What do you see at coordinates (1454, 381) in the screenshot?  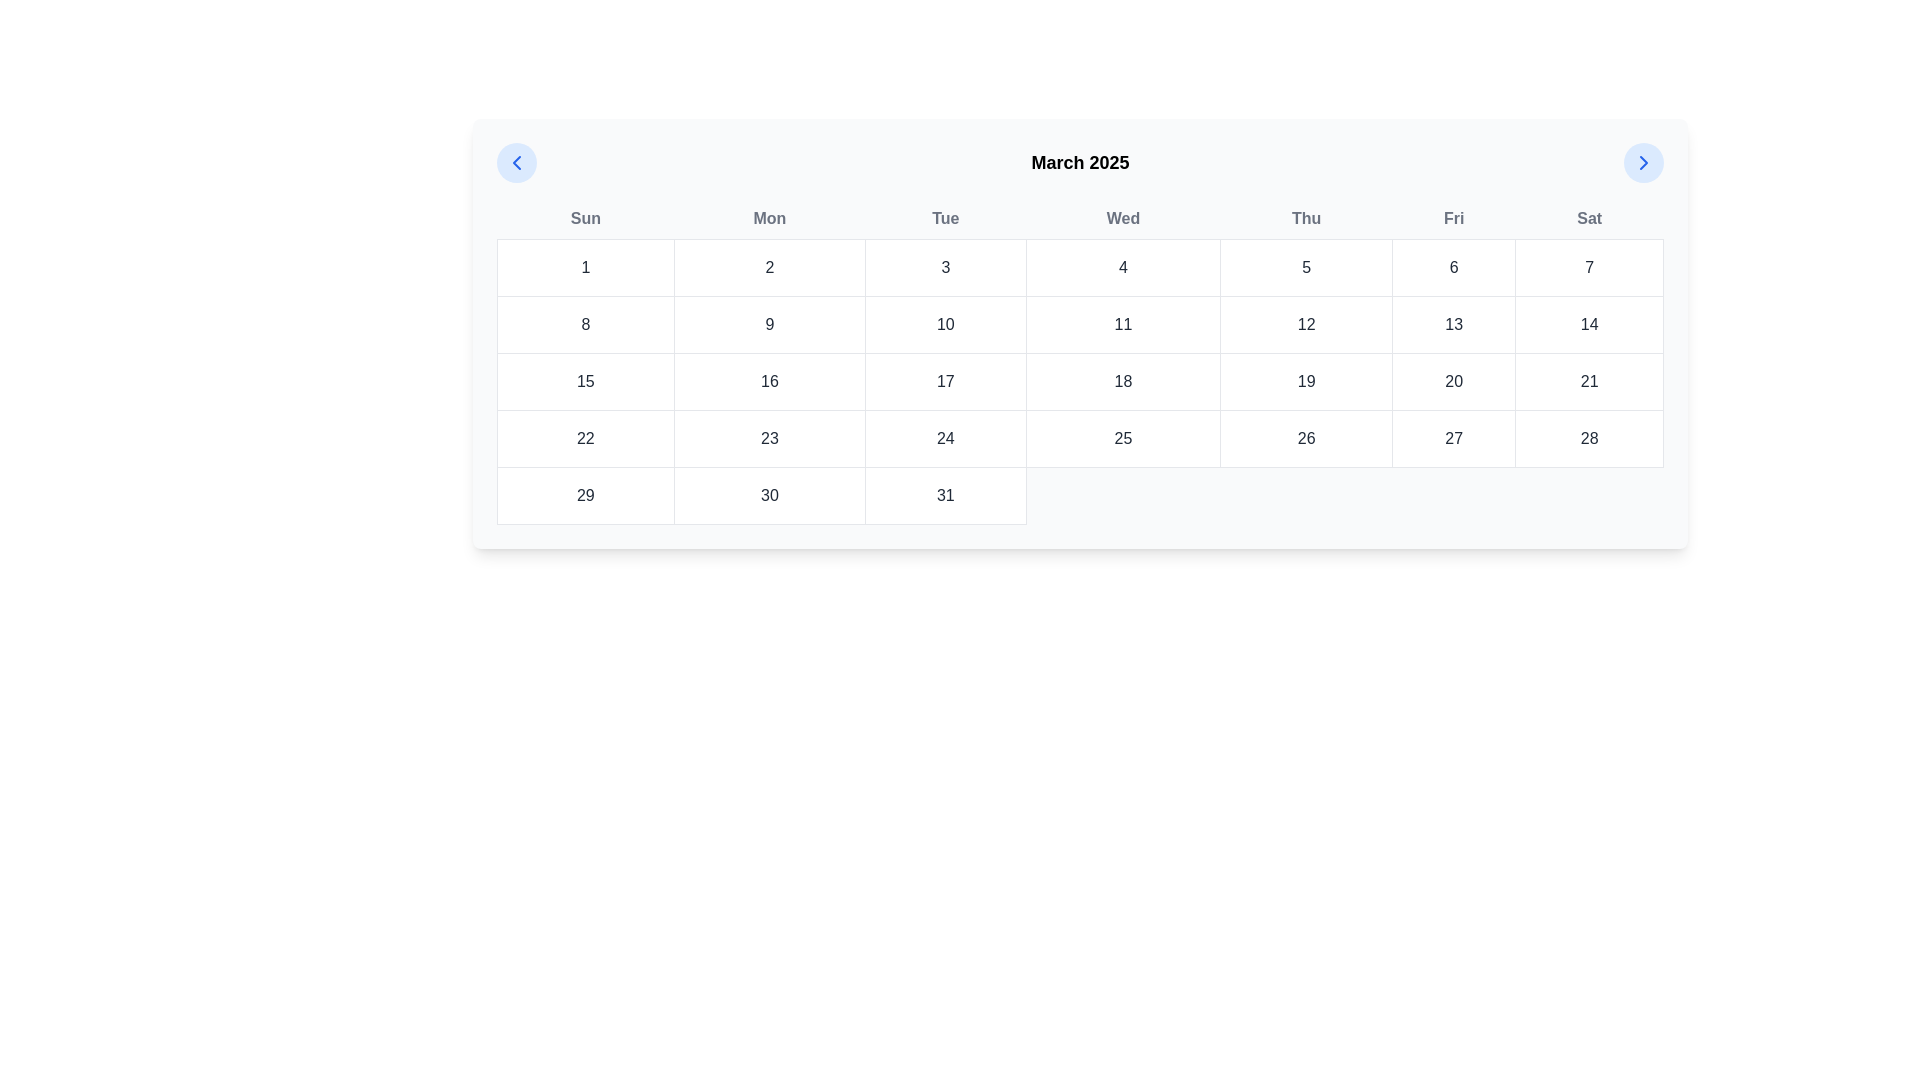 I see `the calendar date cell element displaying the number '20', which has a white background and gray text, located in the fifth row under the Friday column` at bounding box center [1454, 381].